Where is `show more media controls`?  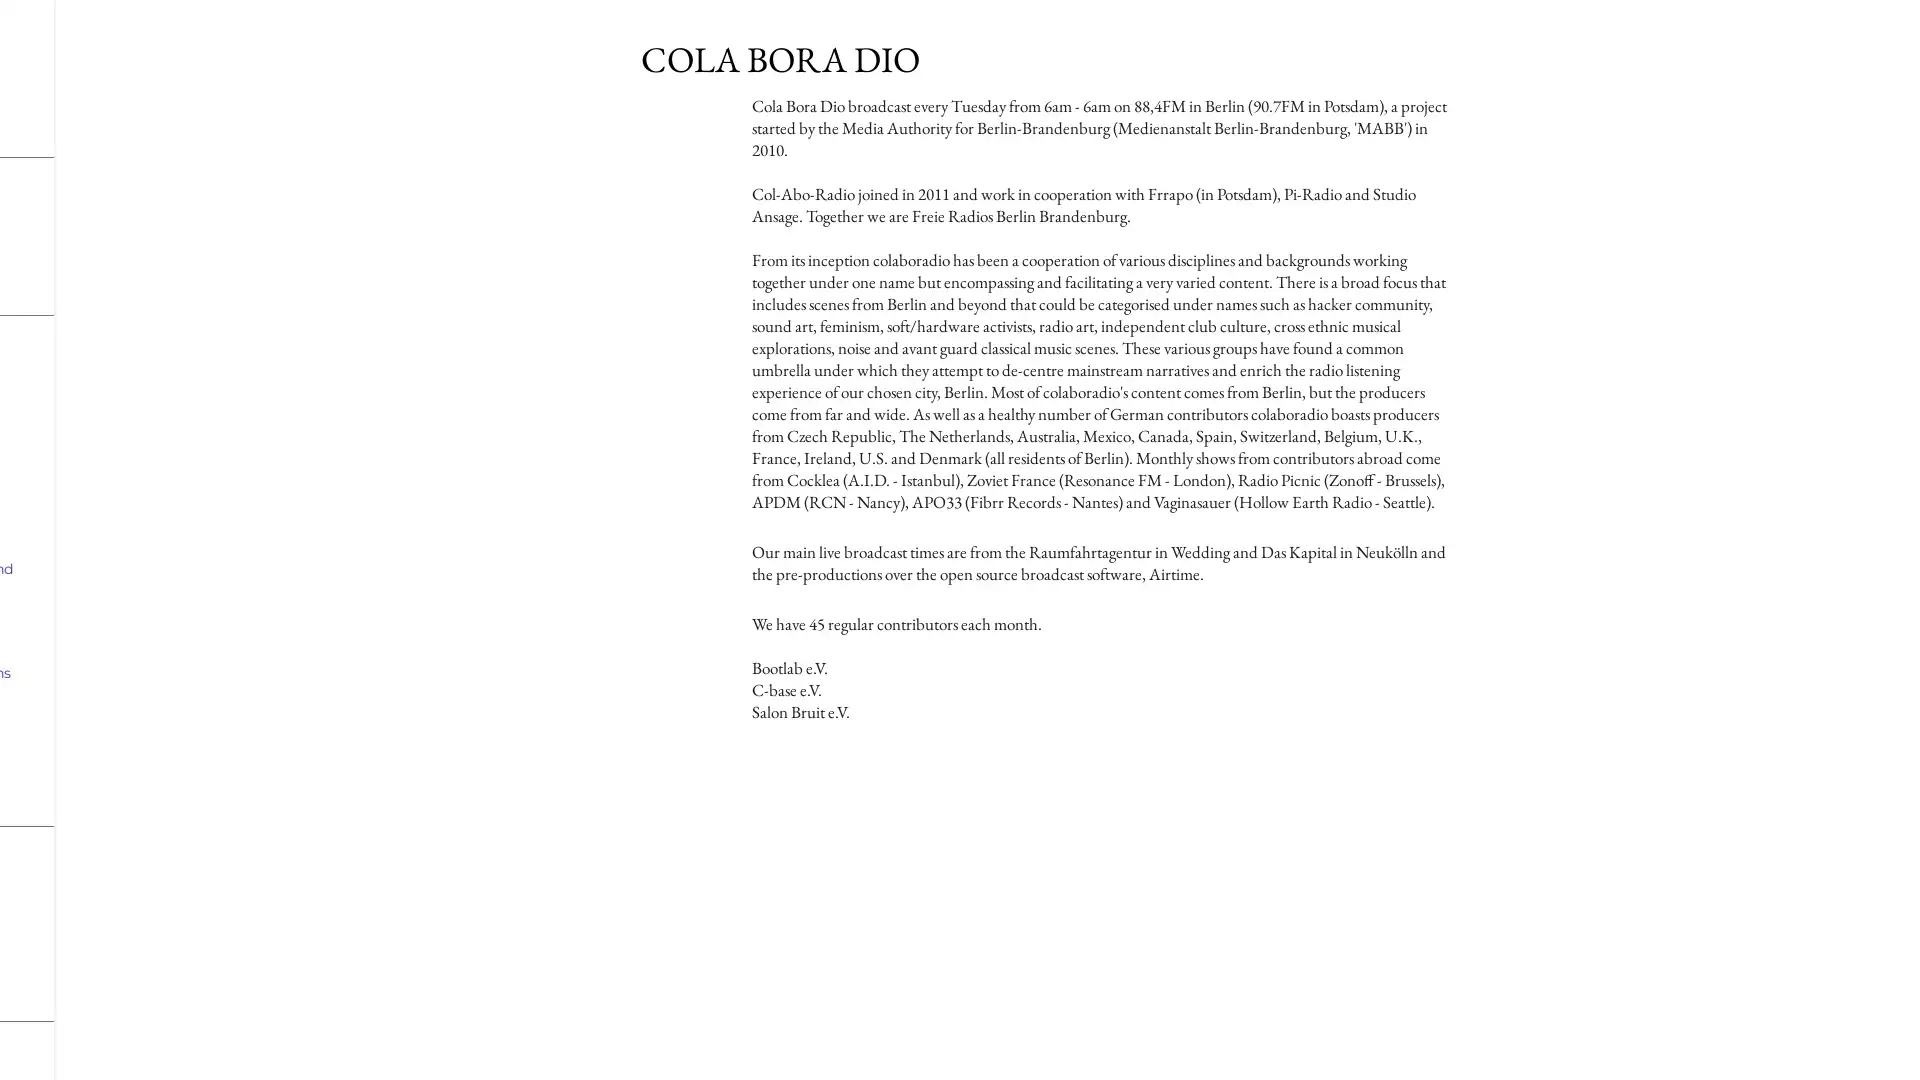
show more media controls is located at coordinates (183, 242).